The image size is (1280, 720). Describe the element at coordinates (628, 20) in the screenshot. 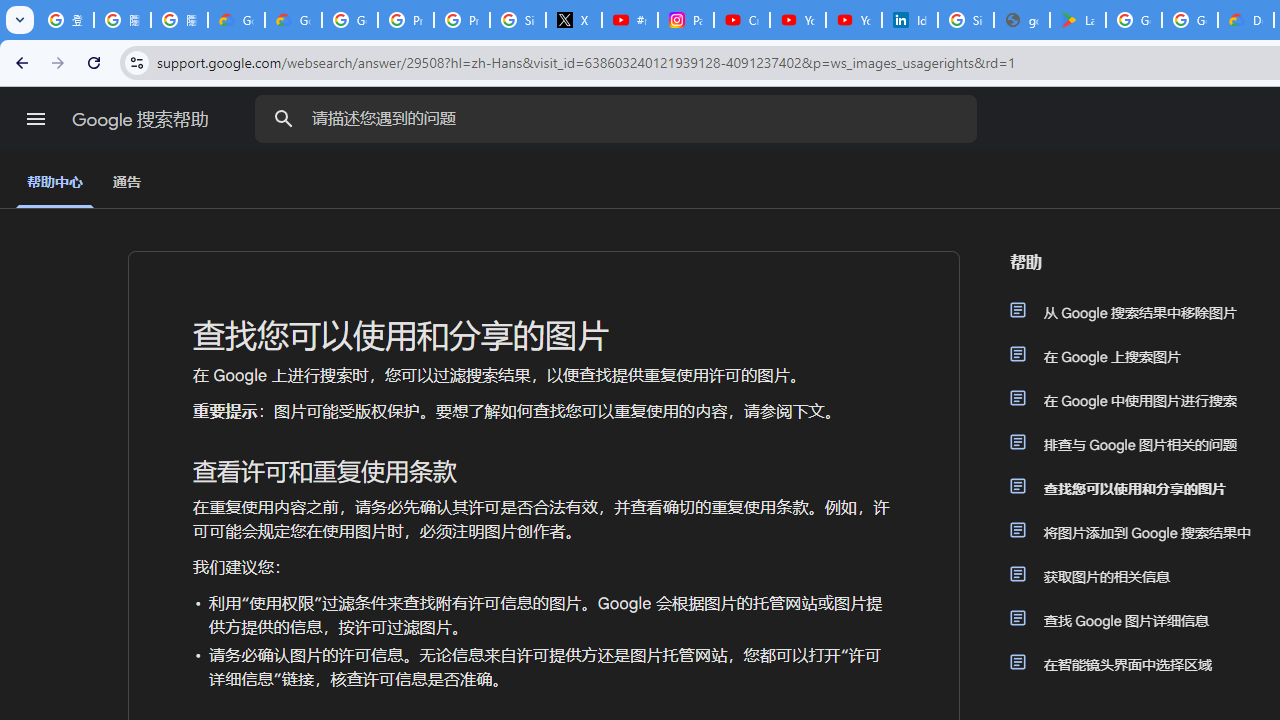

I see `'#nbabasketballhighlights - YouTube'` at that location.